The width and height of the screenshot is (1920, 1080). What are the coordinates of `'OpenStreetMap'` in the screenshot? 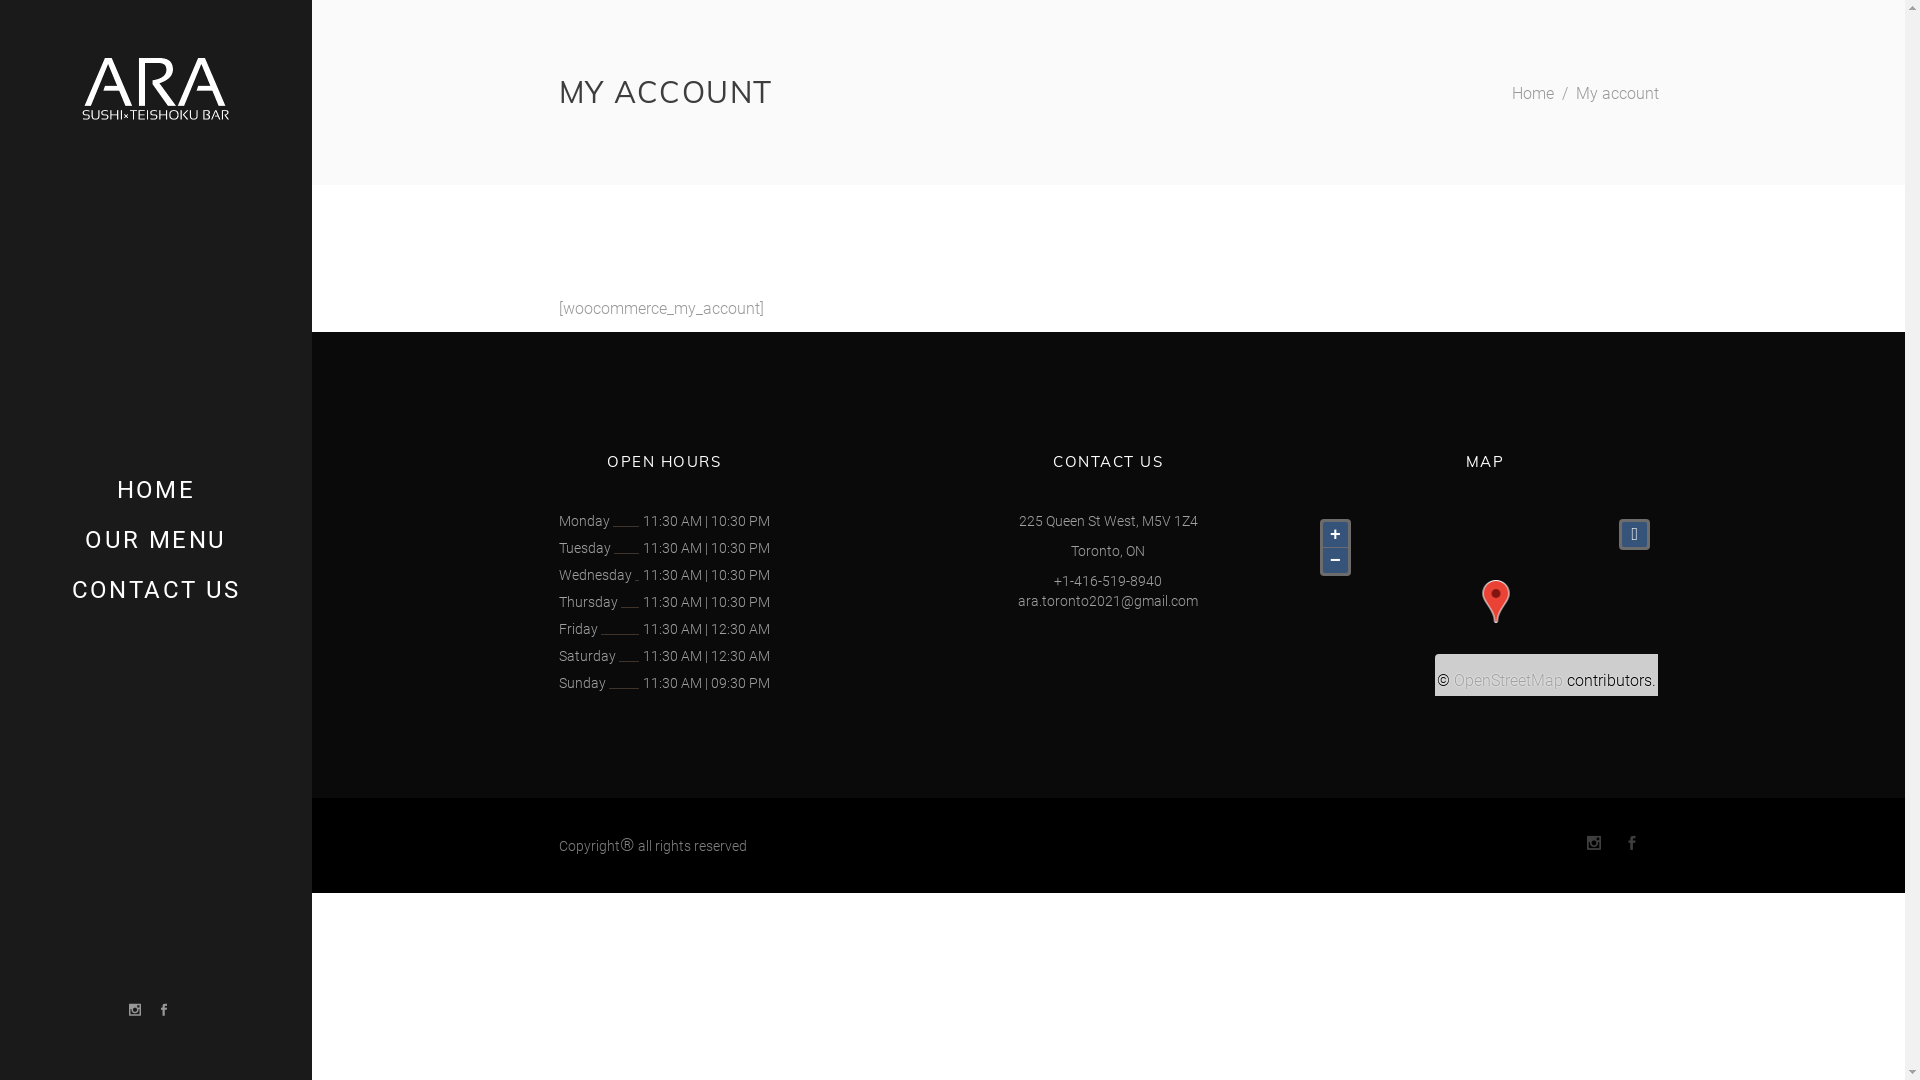 It's located at (1454, 678).